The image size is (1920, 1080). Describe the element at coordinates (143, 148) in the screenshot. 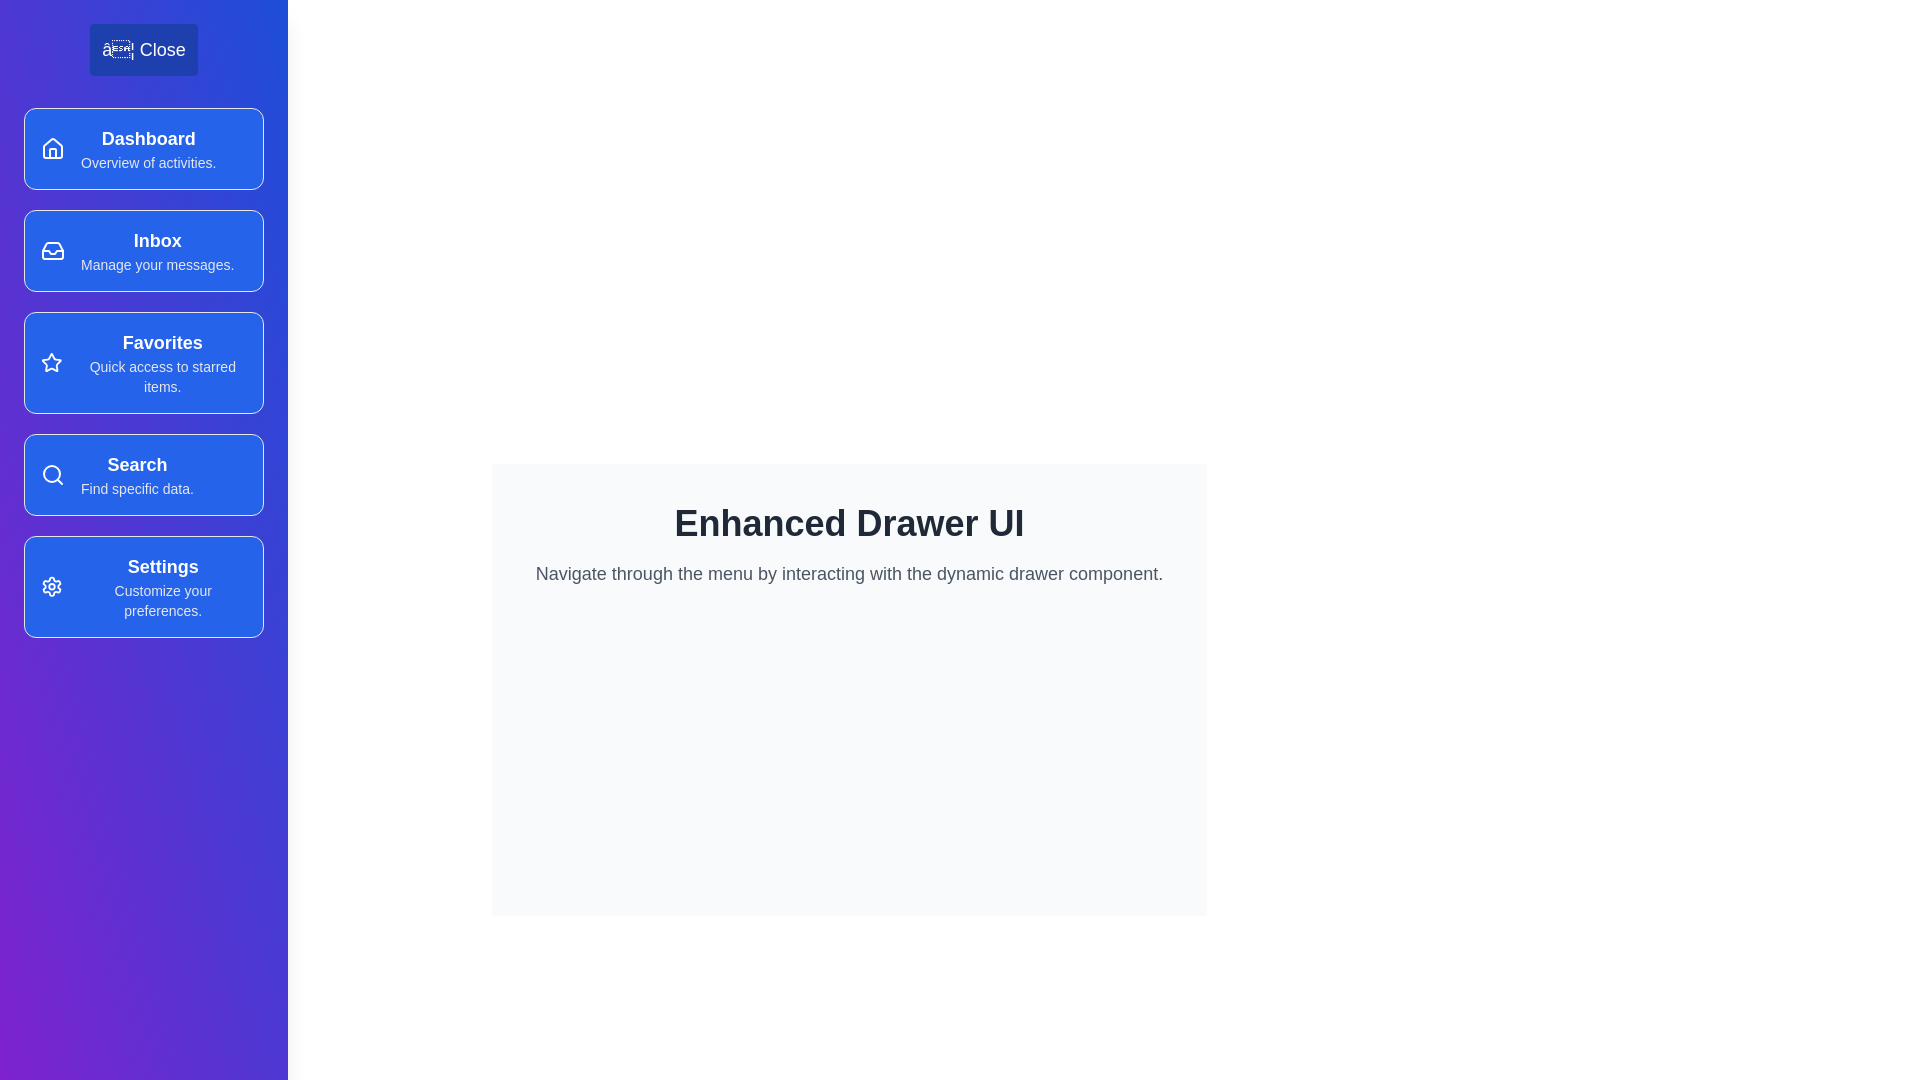

I see `the menu item corresponding to Dashboard` at that location.